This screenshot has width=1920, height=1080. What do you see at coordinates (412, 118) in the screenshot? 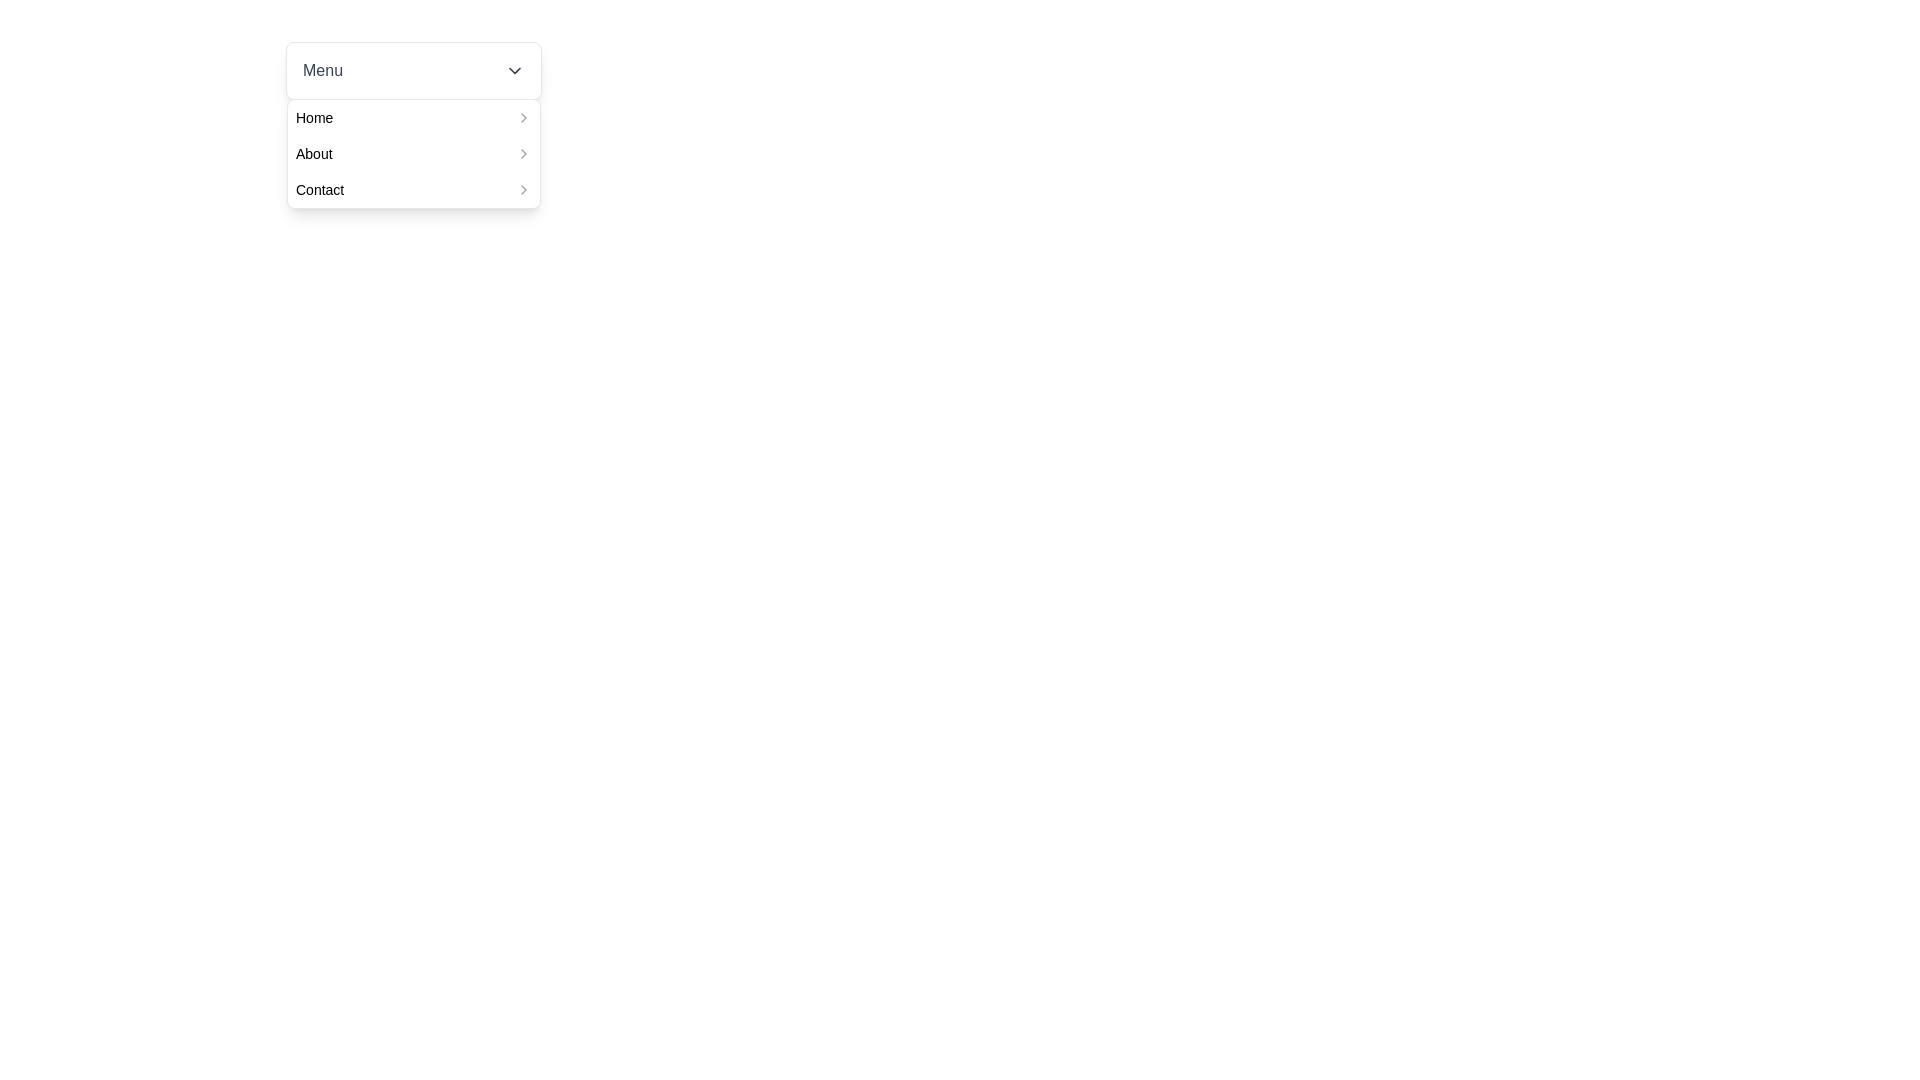
I see `the 'Home' list item in the vertical dropdown menu` at bounding box center [412, 118].